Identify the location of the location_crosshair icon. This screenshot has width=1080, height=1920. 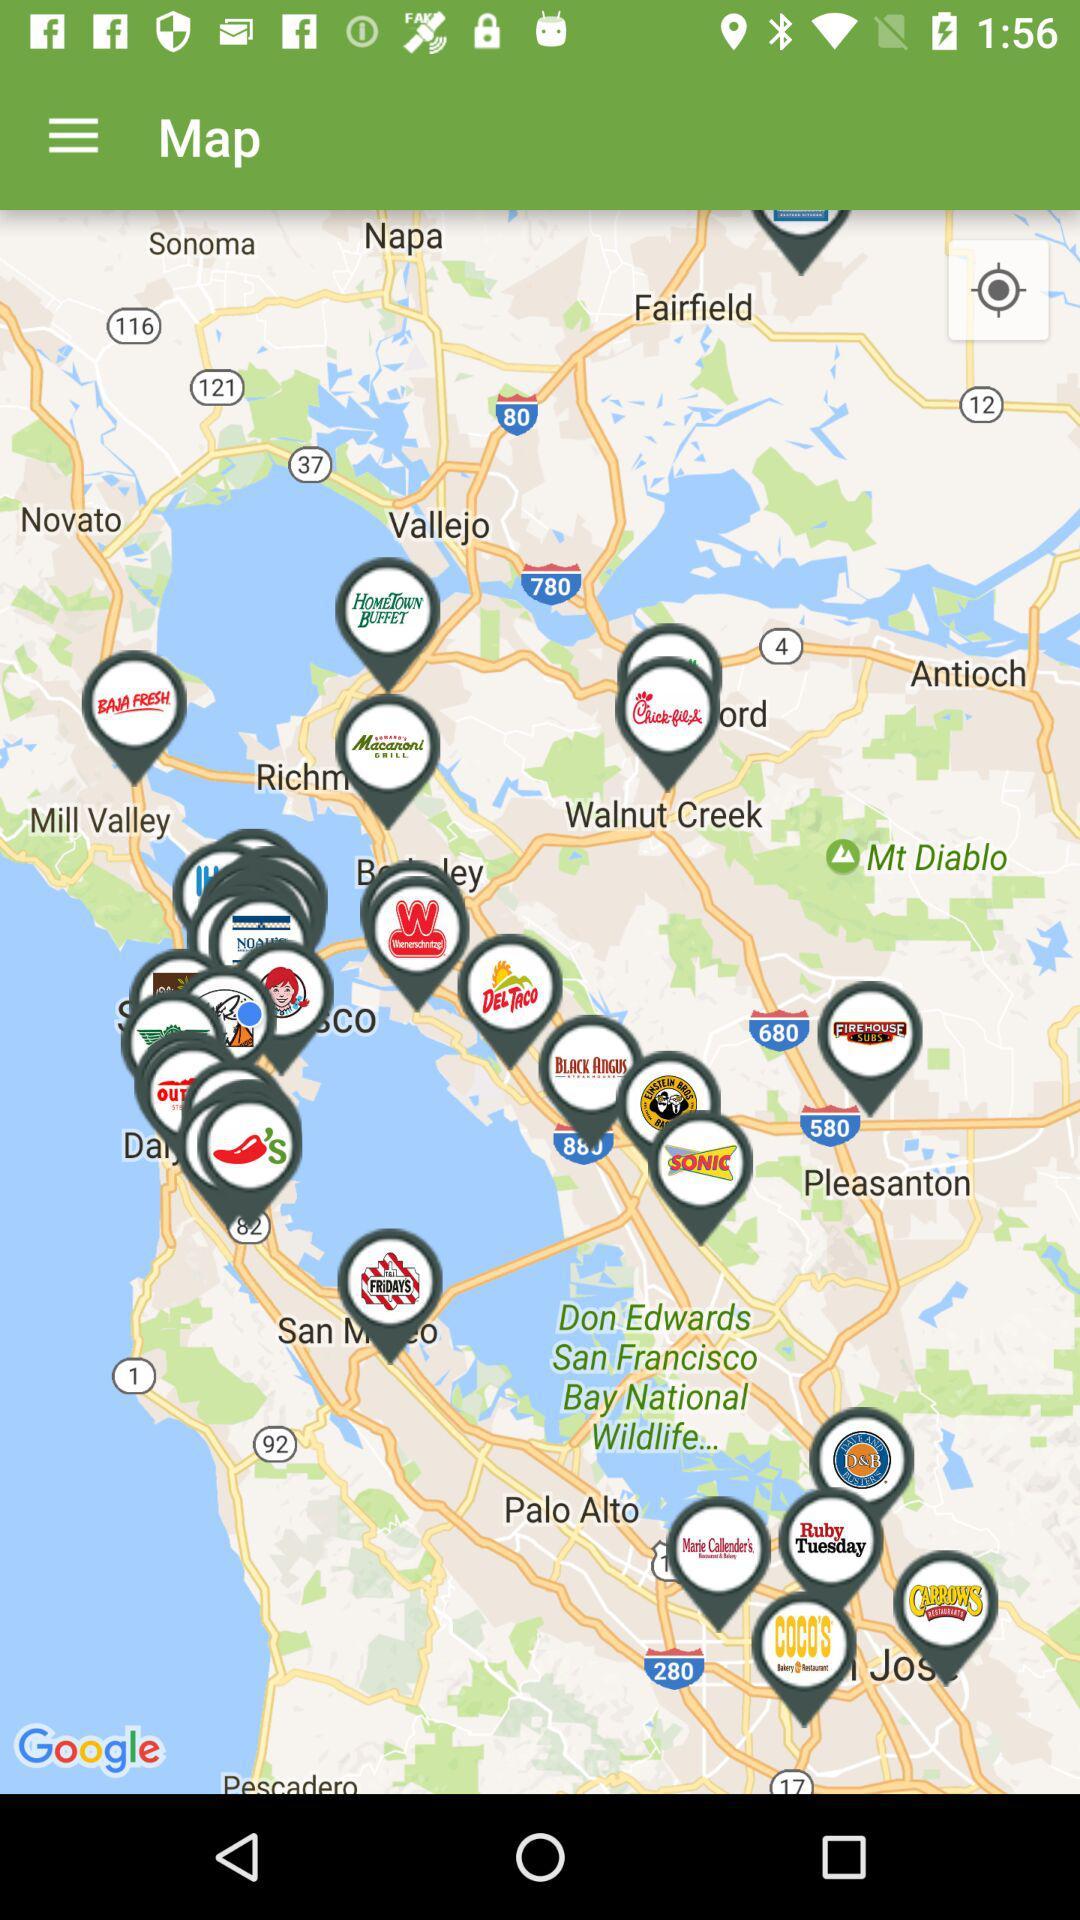
(998, 290).